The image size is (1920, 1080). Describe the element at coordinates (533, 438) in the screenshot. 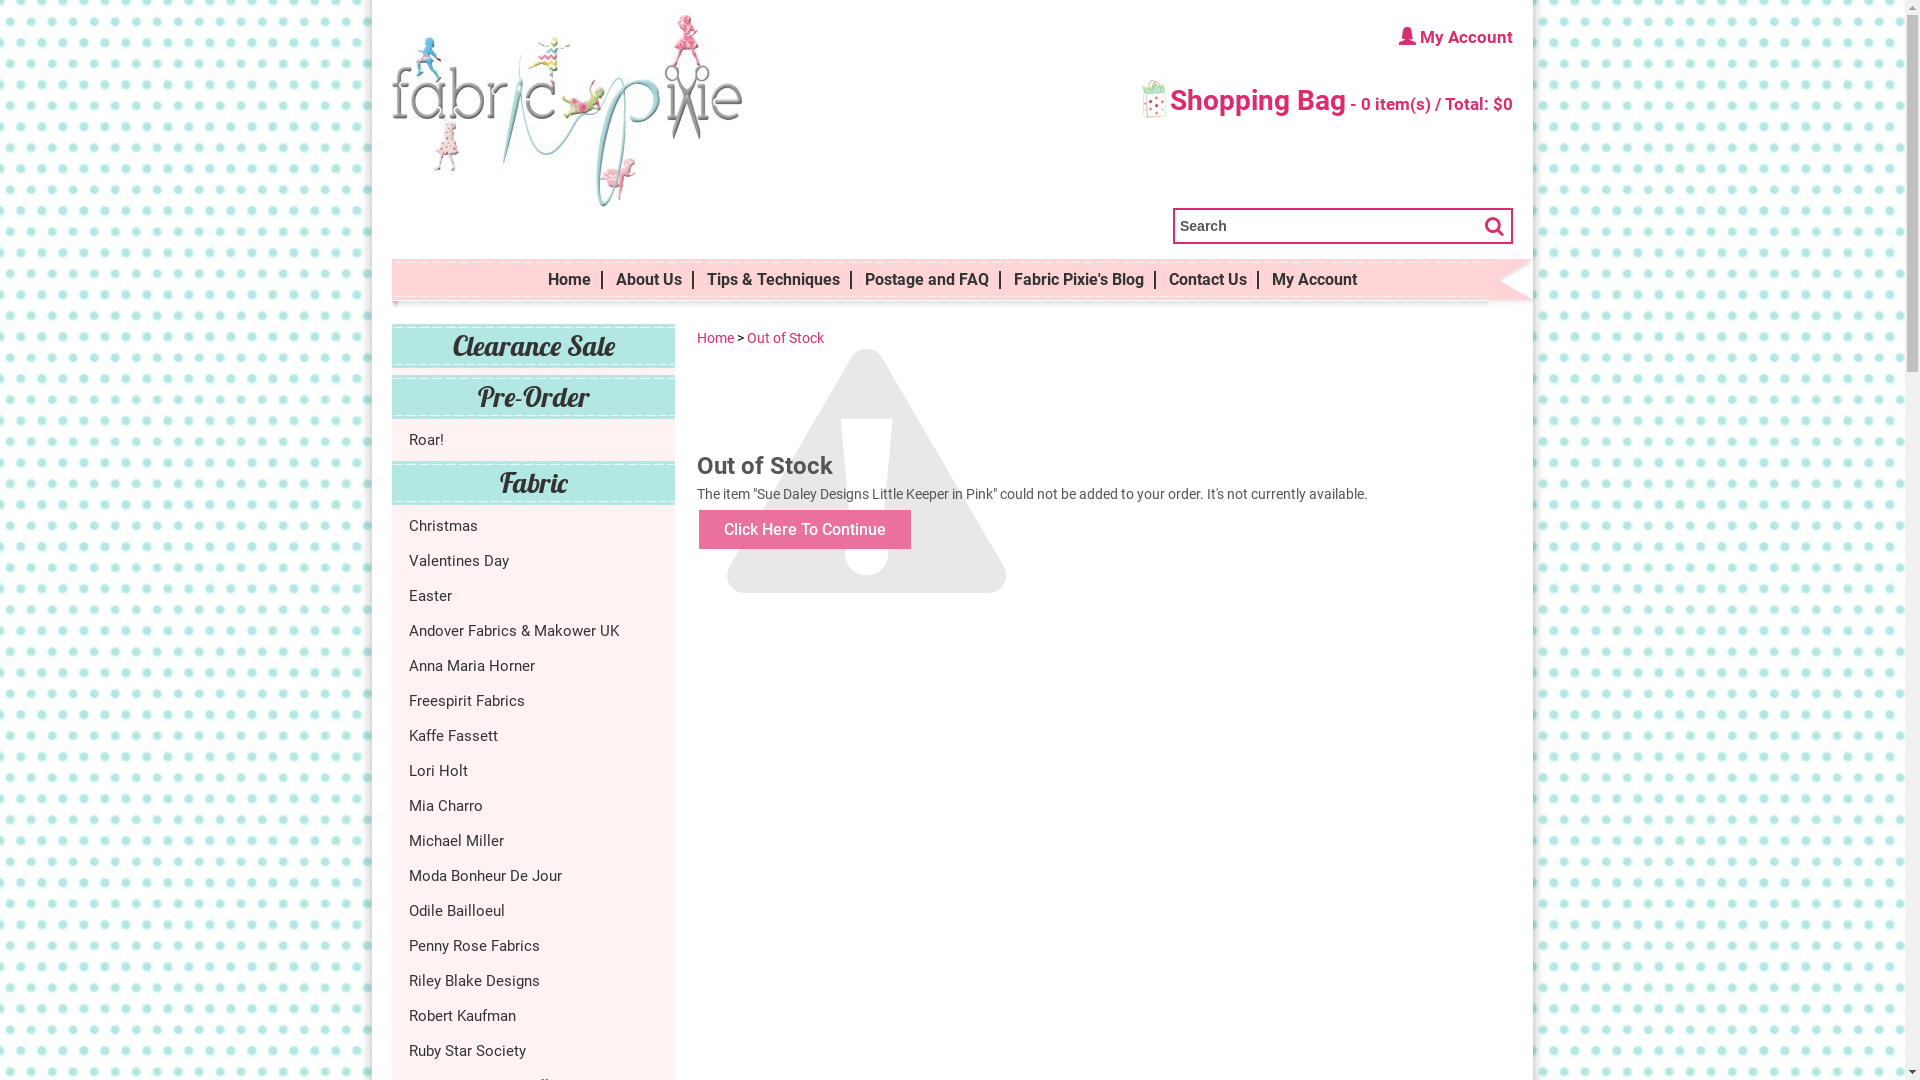

I see `'Roar!'` at that location.